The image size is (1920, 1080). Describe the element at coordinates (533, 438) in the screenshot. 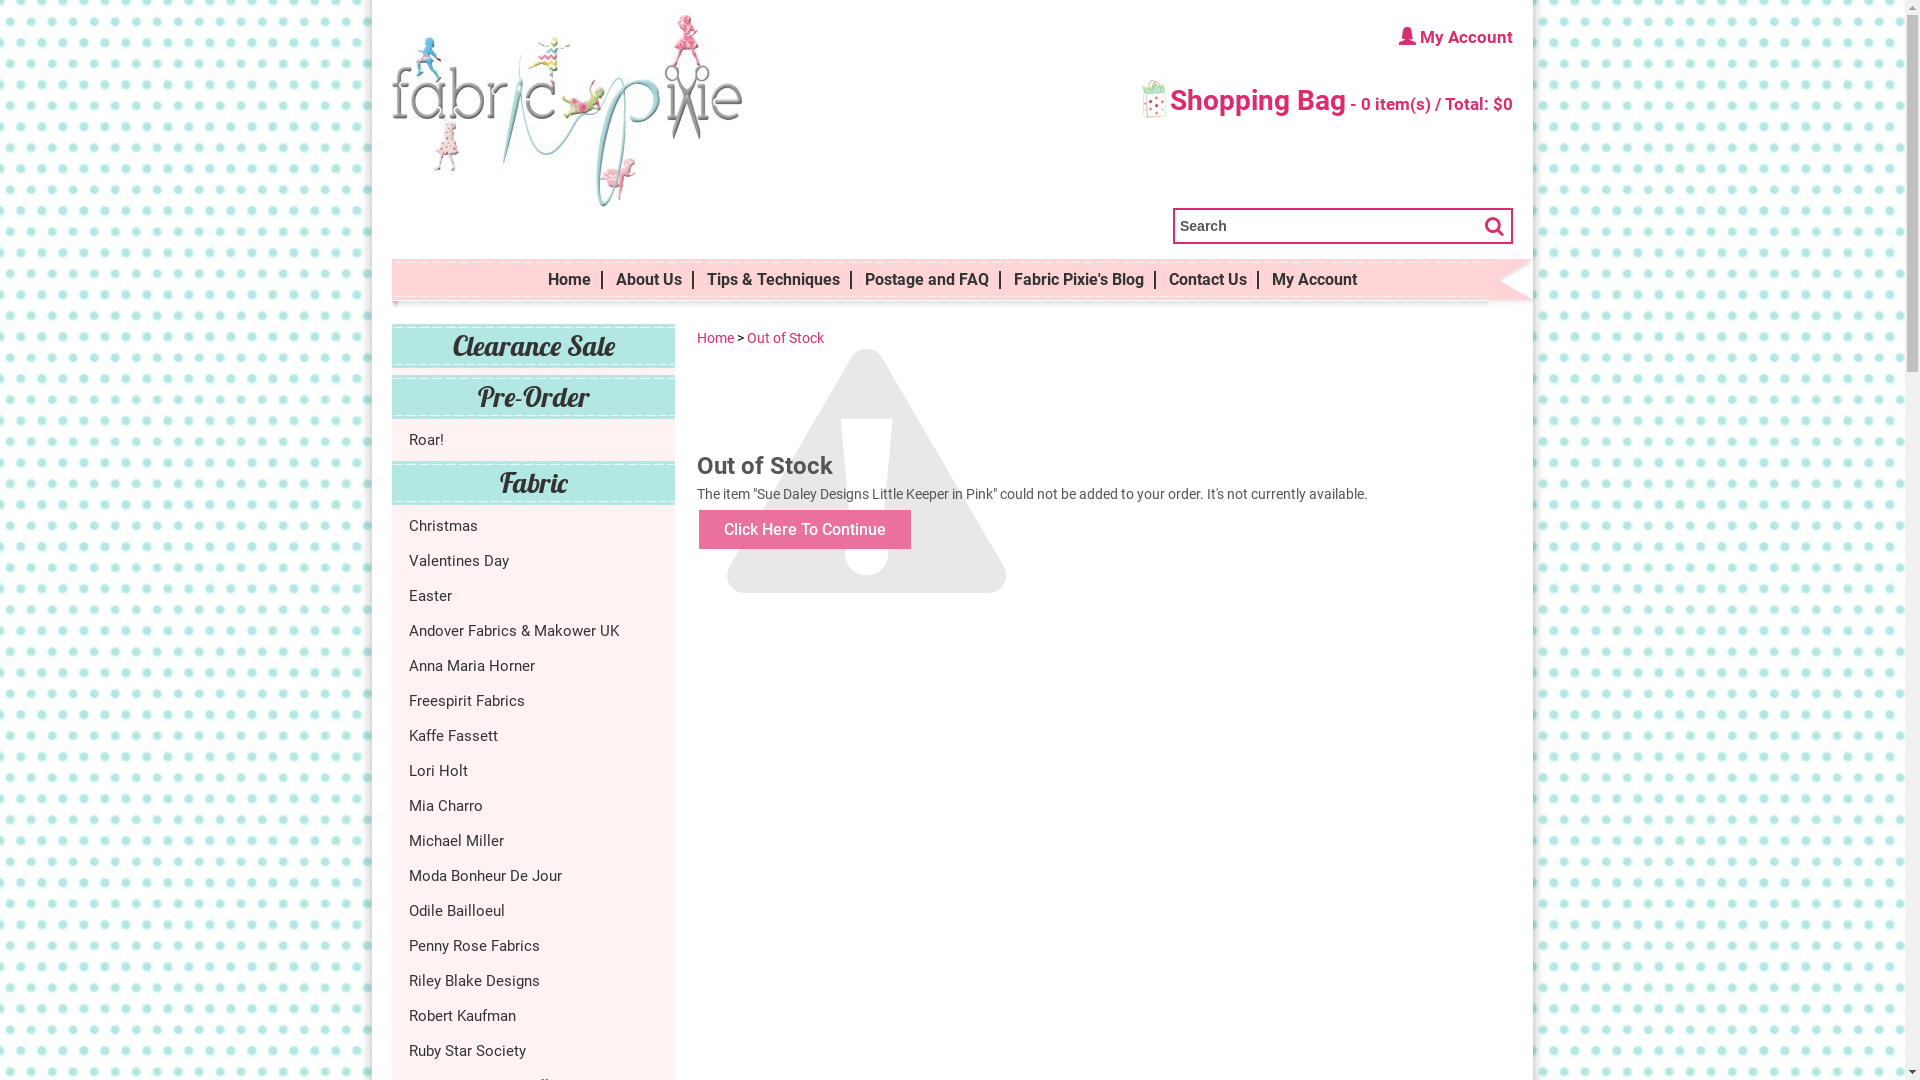

I see `'Roar!'` at that location.